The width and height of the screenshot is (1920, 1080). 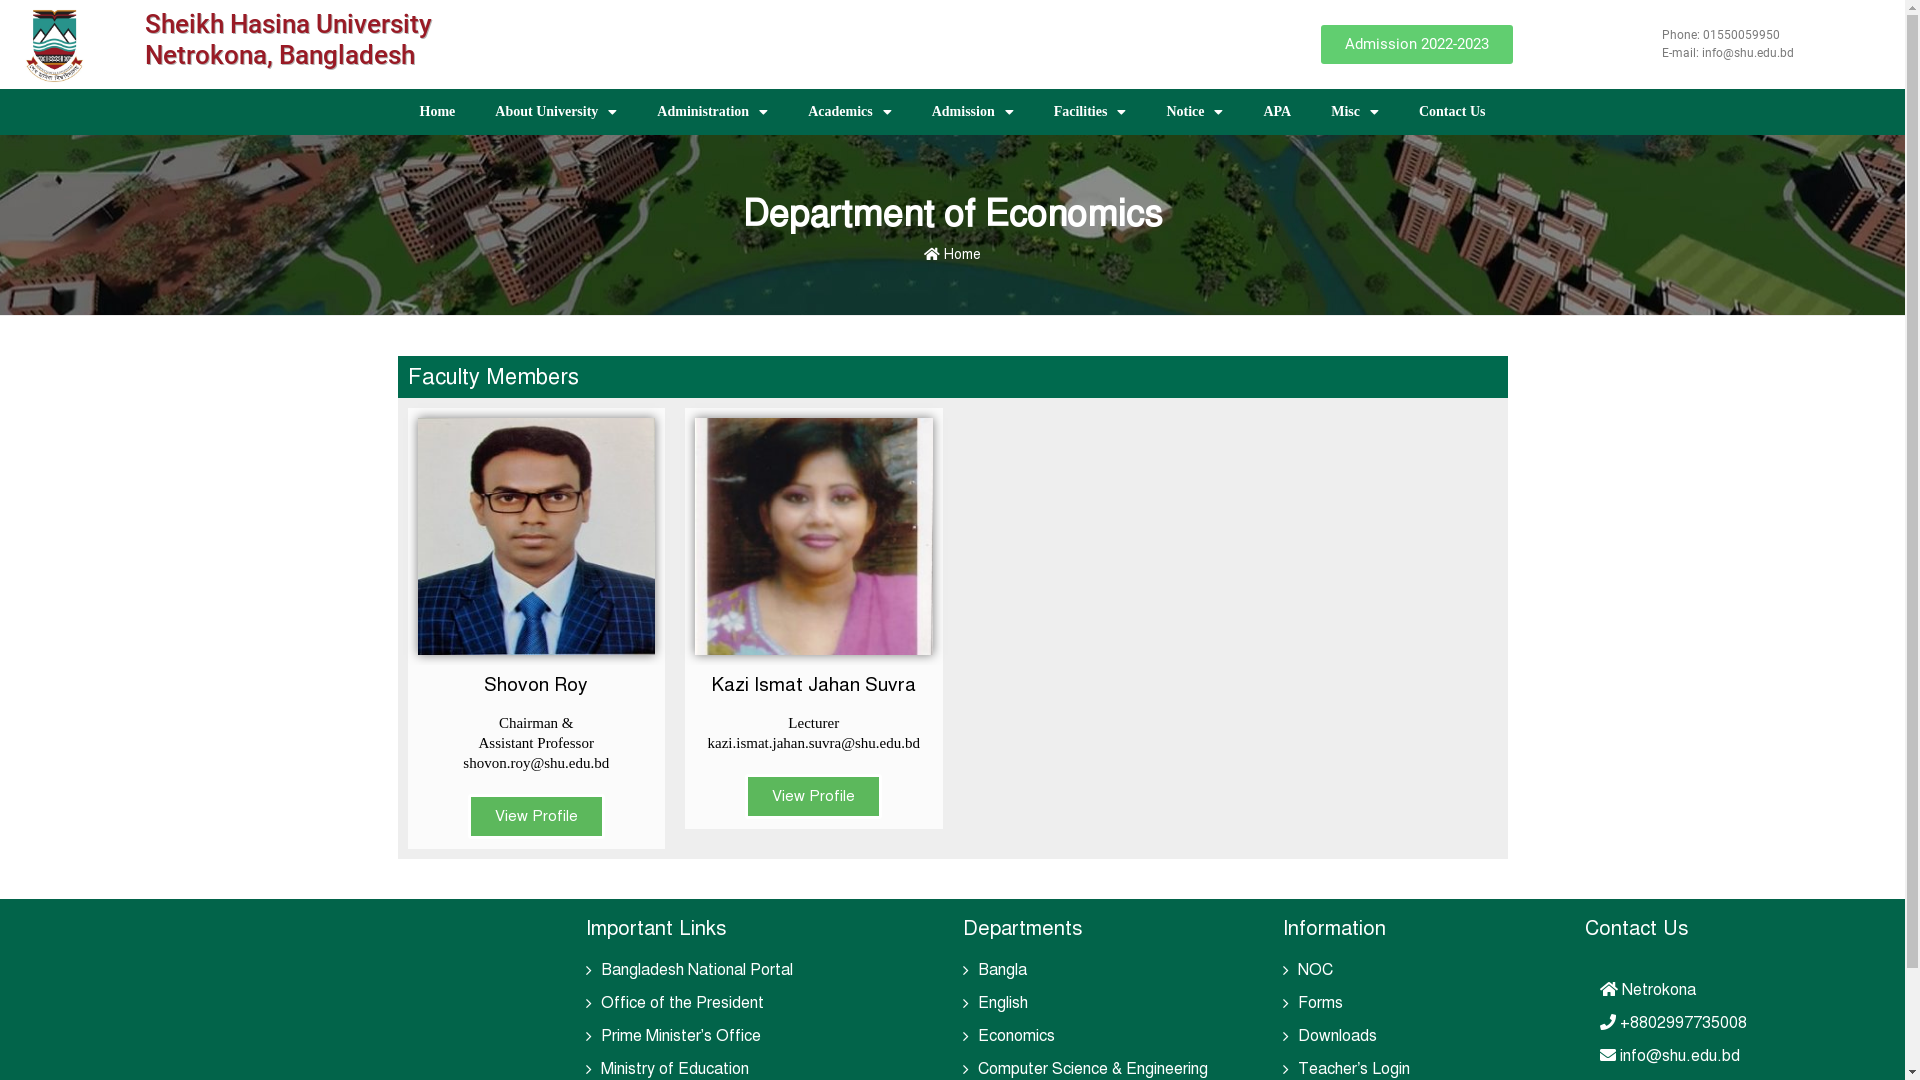 I want to click on 'Economics', so click(x=978, y=1035).